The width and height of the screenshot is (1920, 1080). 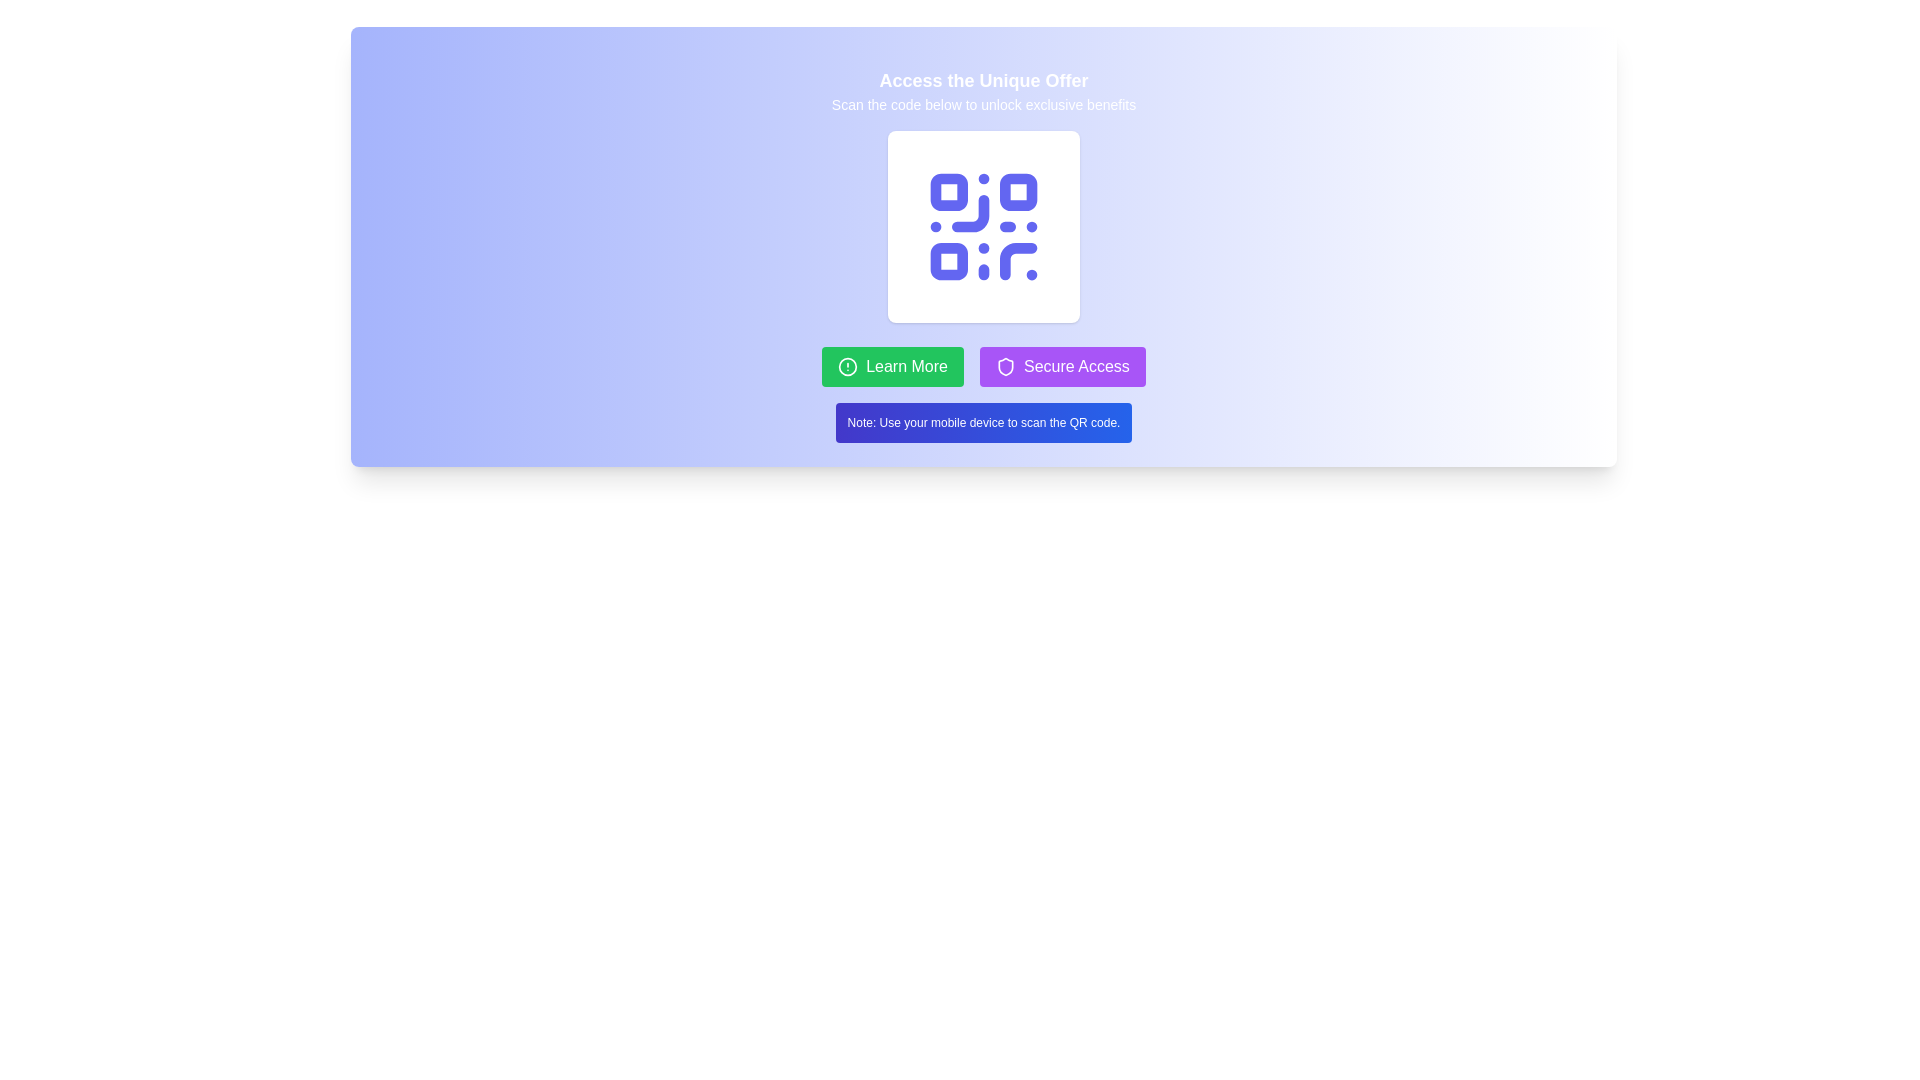 I want to click on the stylized purple shield icon within the Secure Access button, located to the left of the text label 'Secure Access', so click(x=1006, y=366).